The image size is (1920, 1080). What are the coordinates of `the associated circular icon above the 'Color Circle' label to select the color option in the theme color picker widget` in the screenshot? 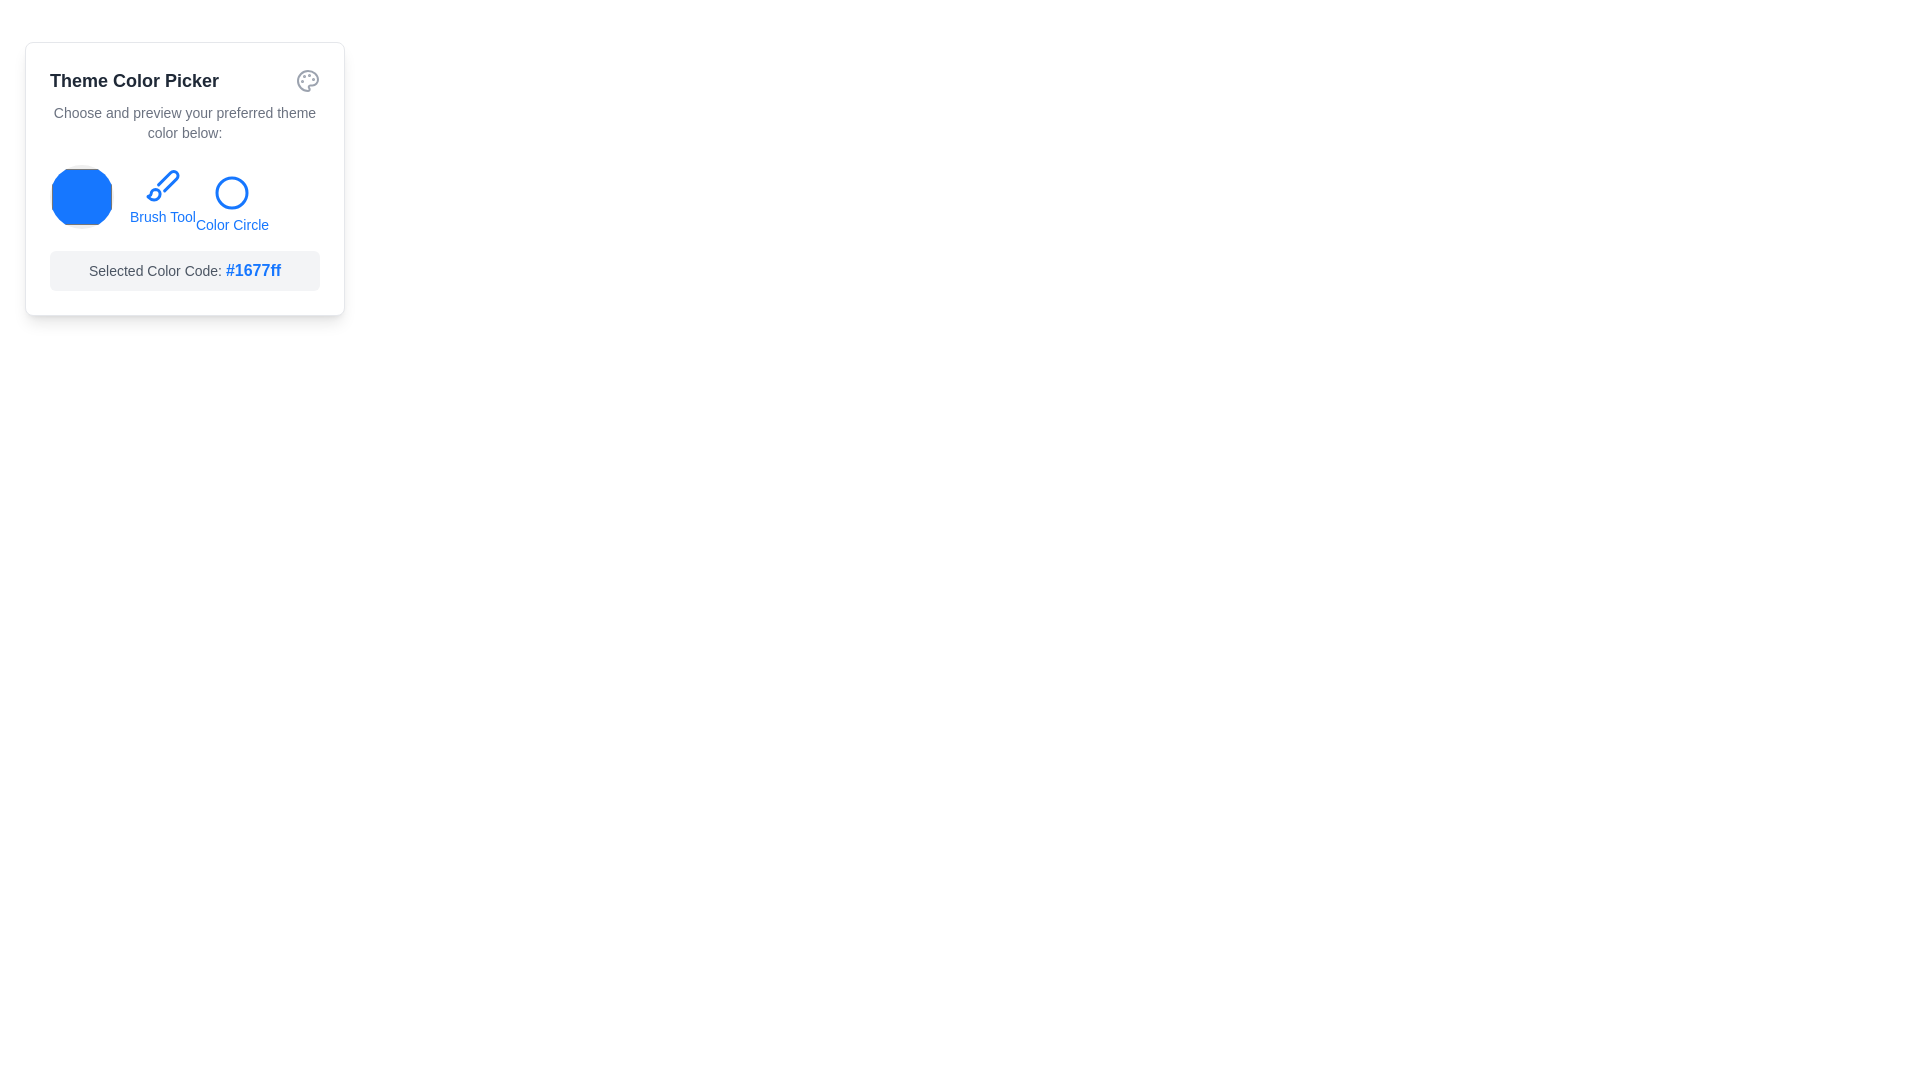 It's located at (232, 224).